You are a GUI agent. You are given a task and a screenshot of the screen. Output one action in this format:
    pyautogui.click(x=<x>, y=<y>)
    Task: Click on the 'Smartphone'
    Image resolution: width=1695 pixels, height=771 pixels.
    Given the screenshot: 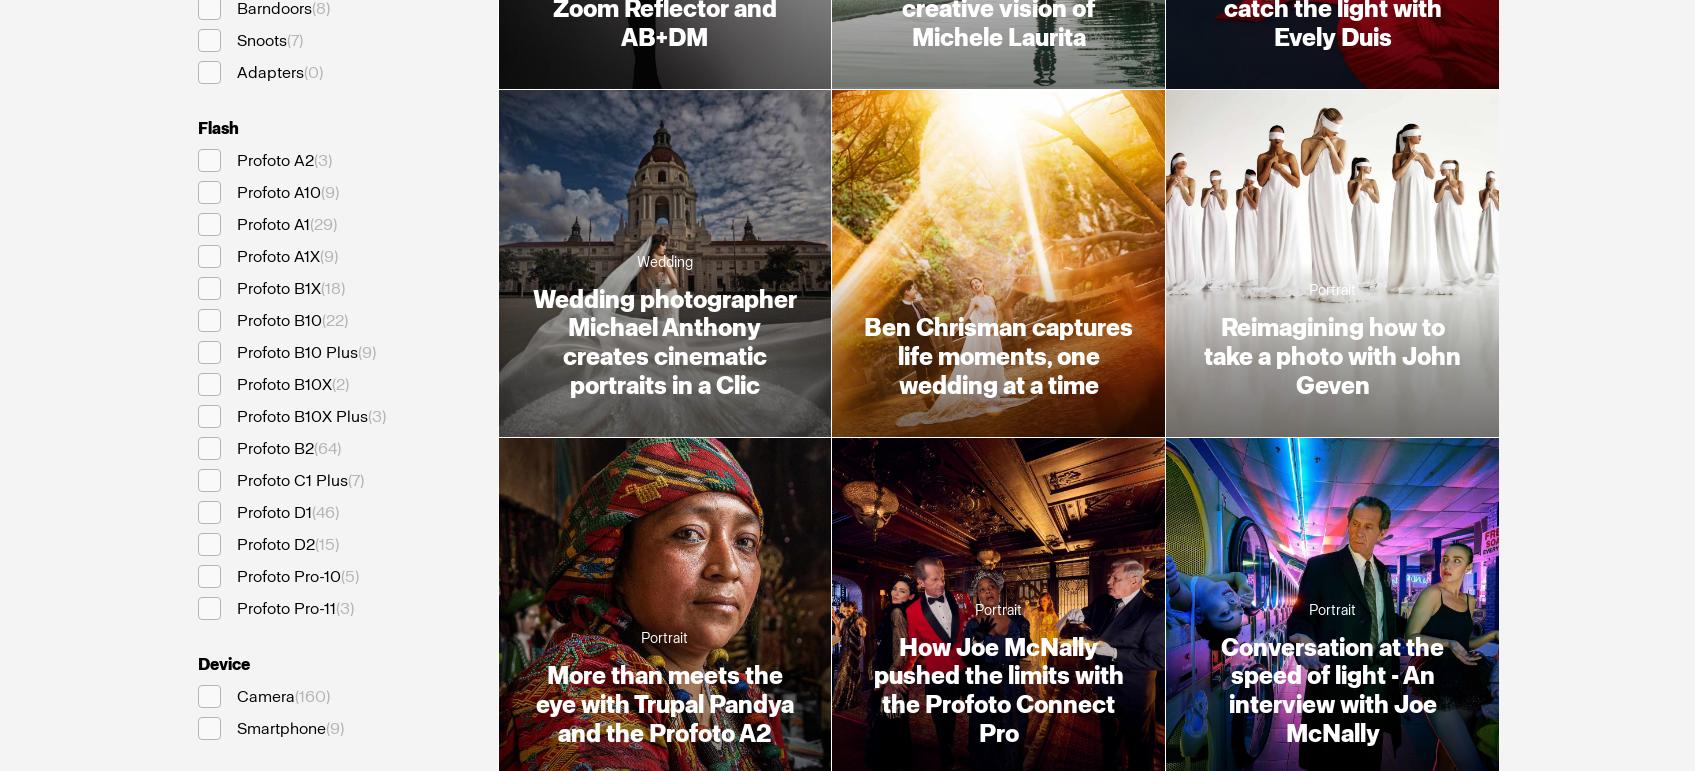 What is the action you would take?
    pyautogui.click(x=280, y=727)
    